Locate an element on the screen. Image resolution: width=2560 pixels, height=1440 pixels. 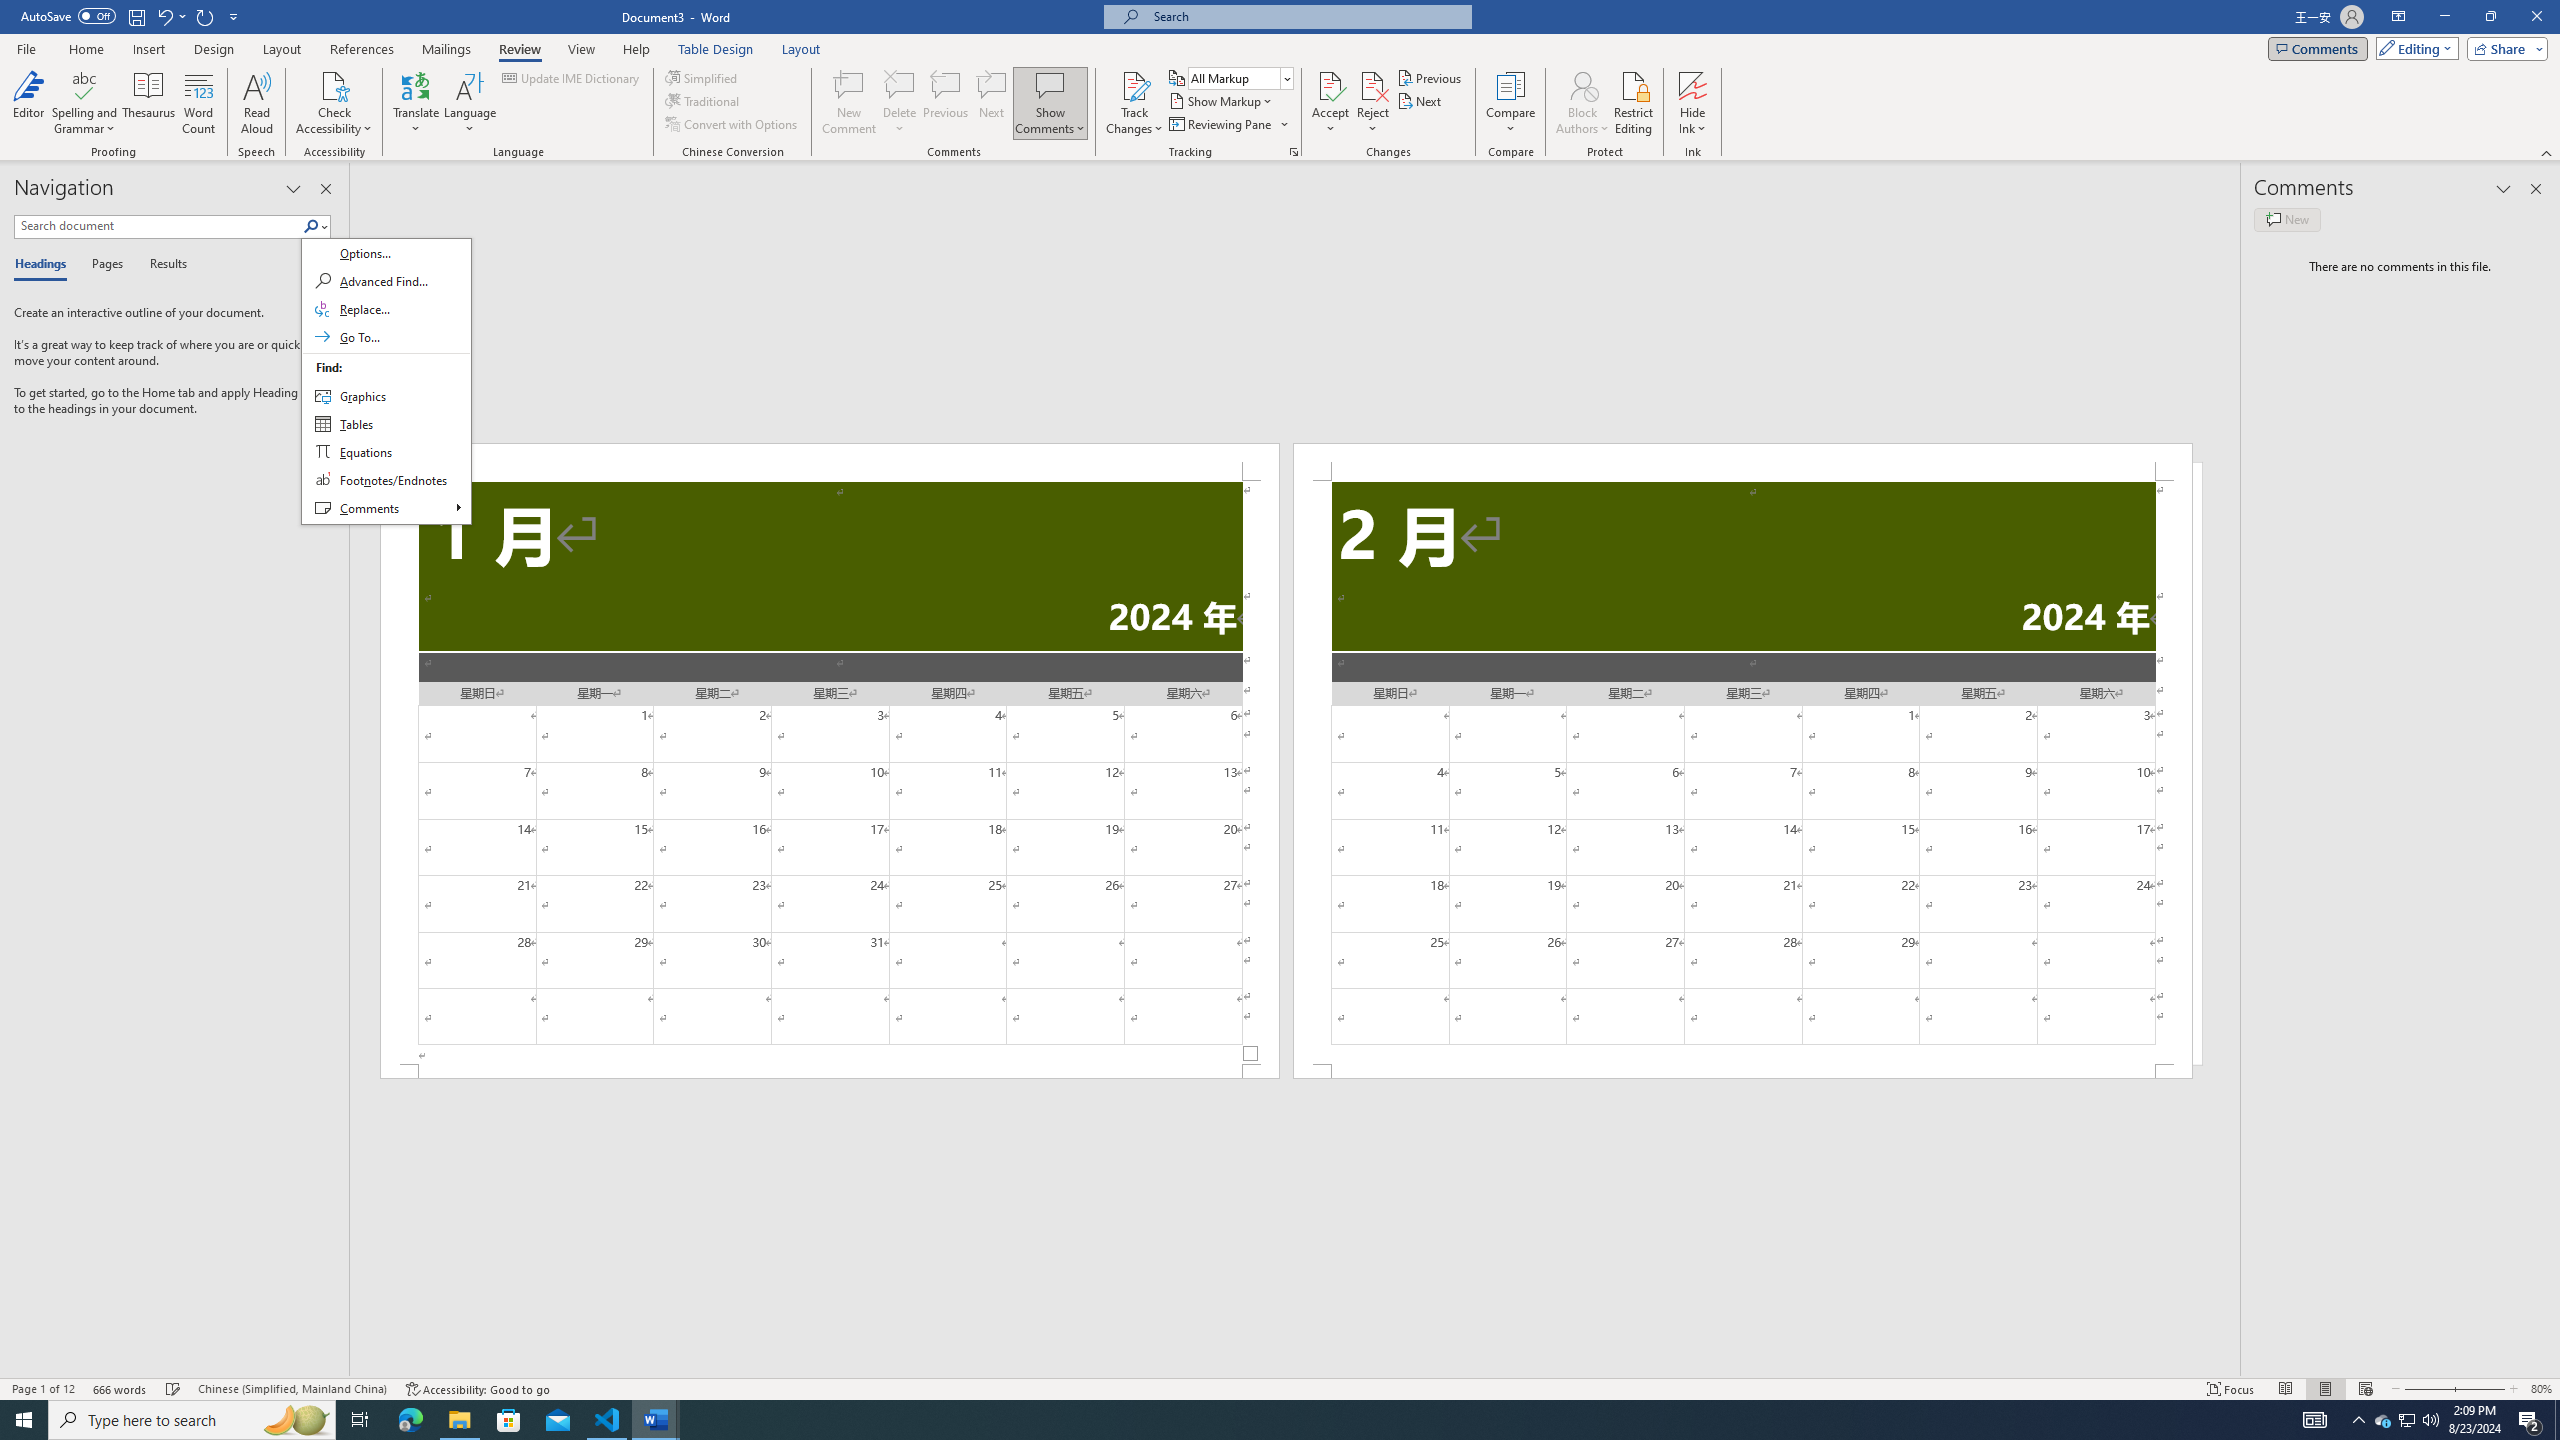
'Undo Increase Indent' is located at coordinates (170, 15).